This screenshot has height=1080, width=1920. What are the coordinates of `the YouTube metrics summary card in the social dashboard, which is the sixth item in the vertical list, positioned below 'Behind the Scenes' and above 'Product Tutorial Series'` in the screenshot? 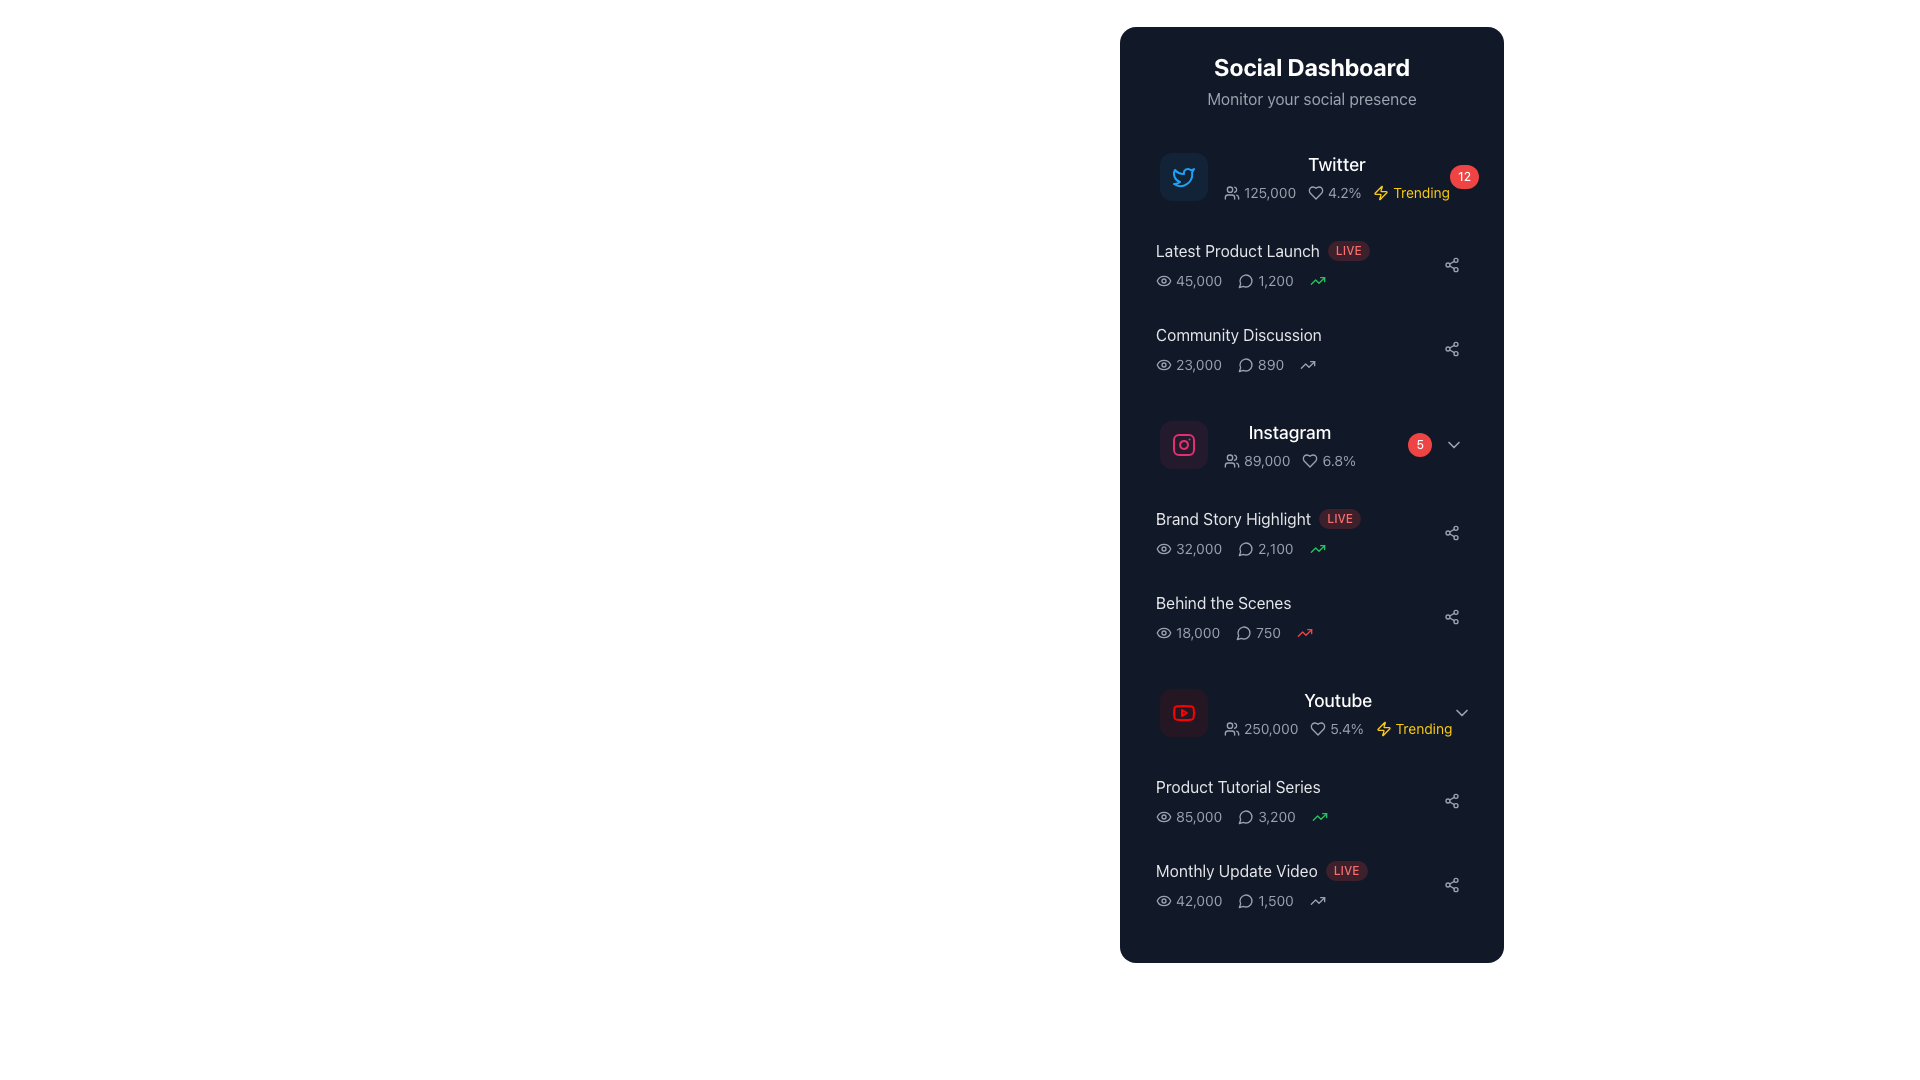 It's located at (1311, 712).